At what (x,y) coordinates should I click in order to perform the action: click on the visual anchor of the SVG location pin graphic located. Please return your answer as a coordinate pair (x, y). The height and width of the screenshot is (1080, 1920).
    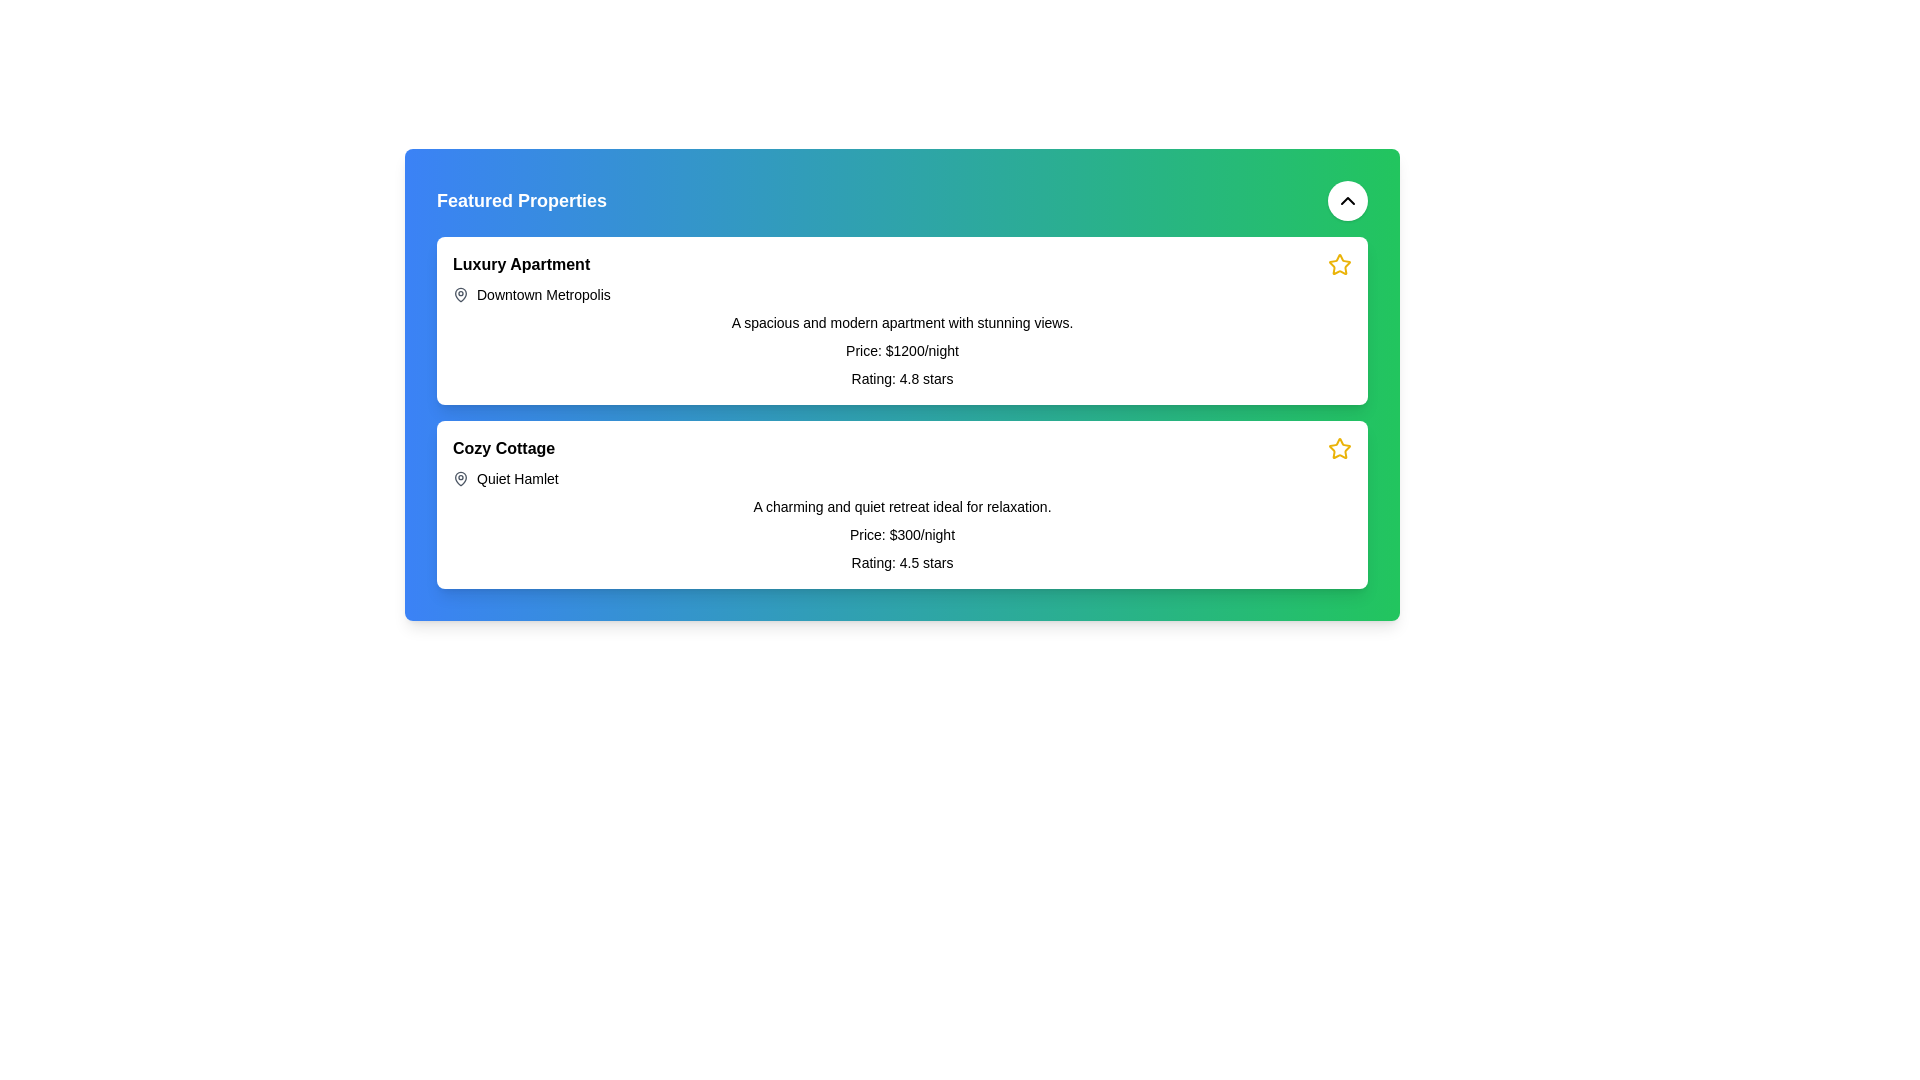
    Looking at the image, I should click on (459, 293).